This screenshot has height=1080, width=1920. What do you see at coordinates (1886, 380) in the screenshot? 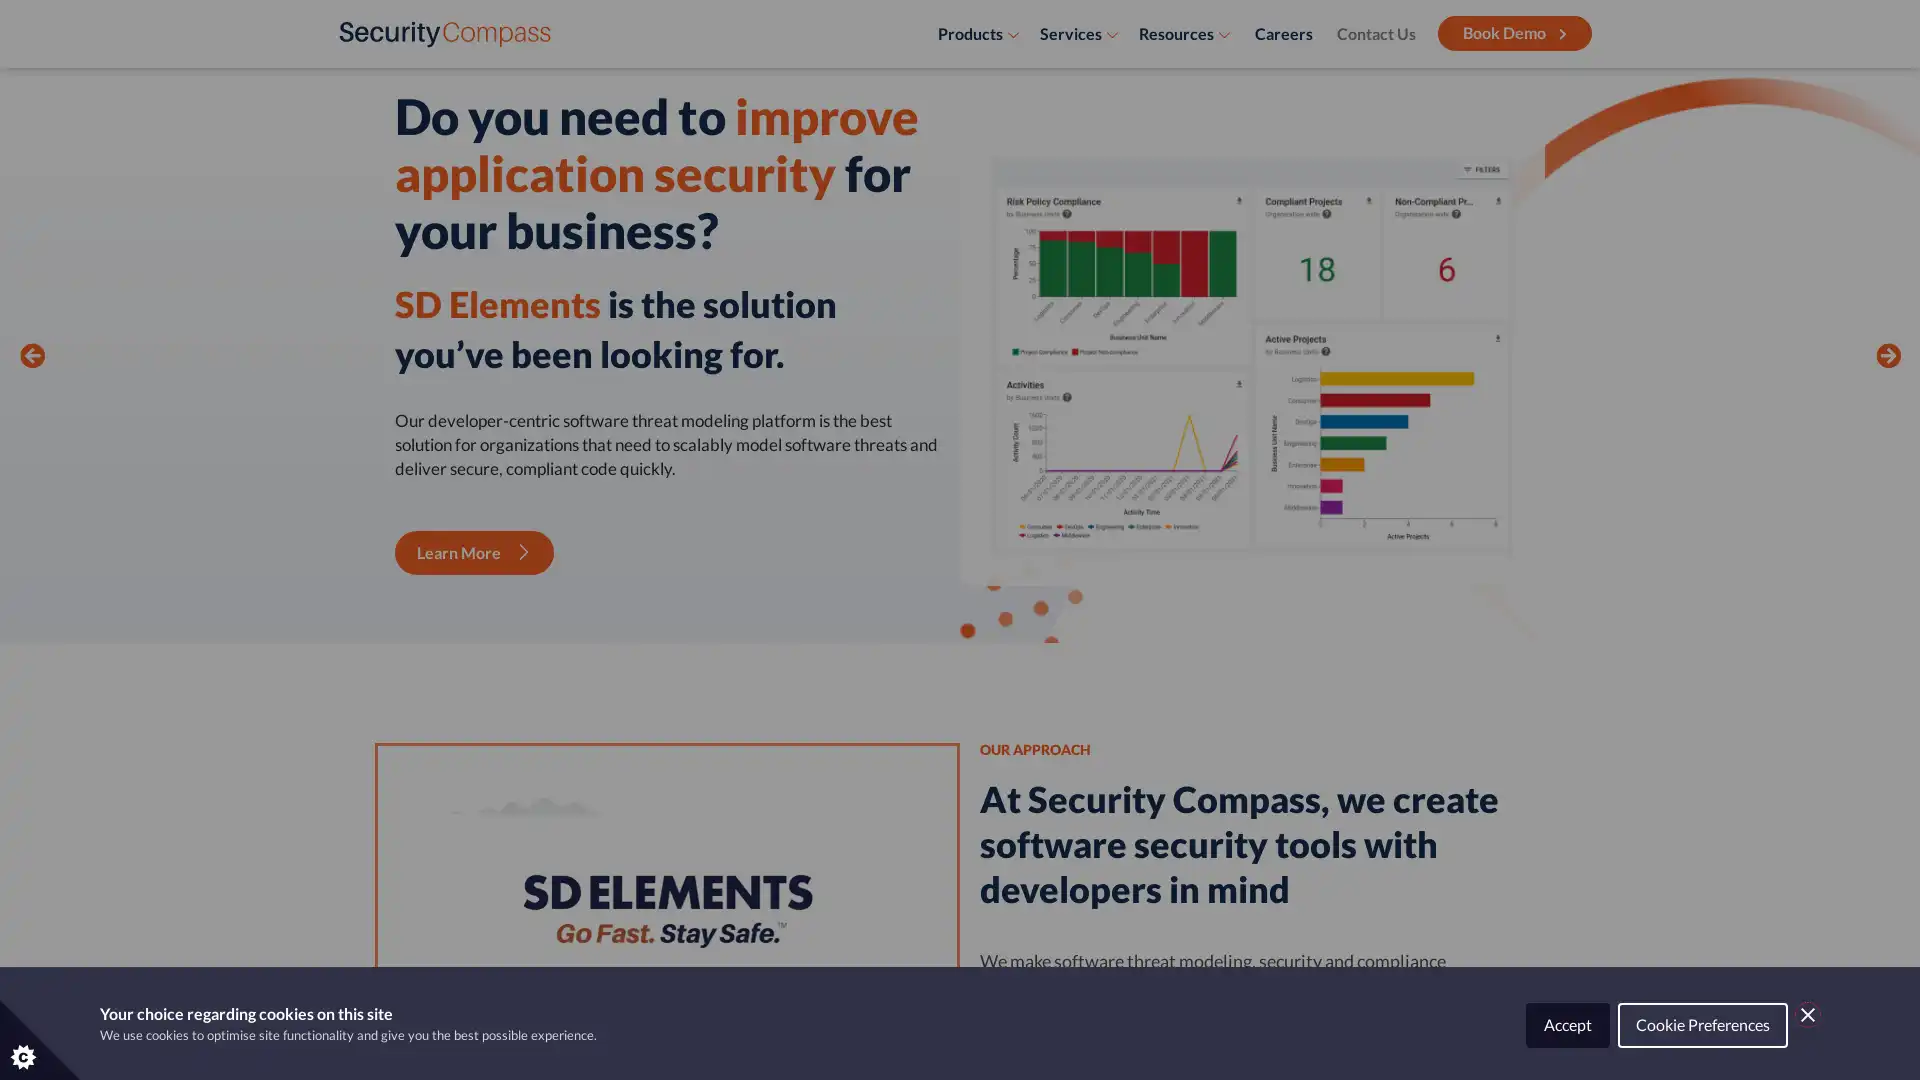
I see `Next` at bounding box center [1886, 380].